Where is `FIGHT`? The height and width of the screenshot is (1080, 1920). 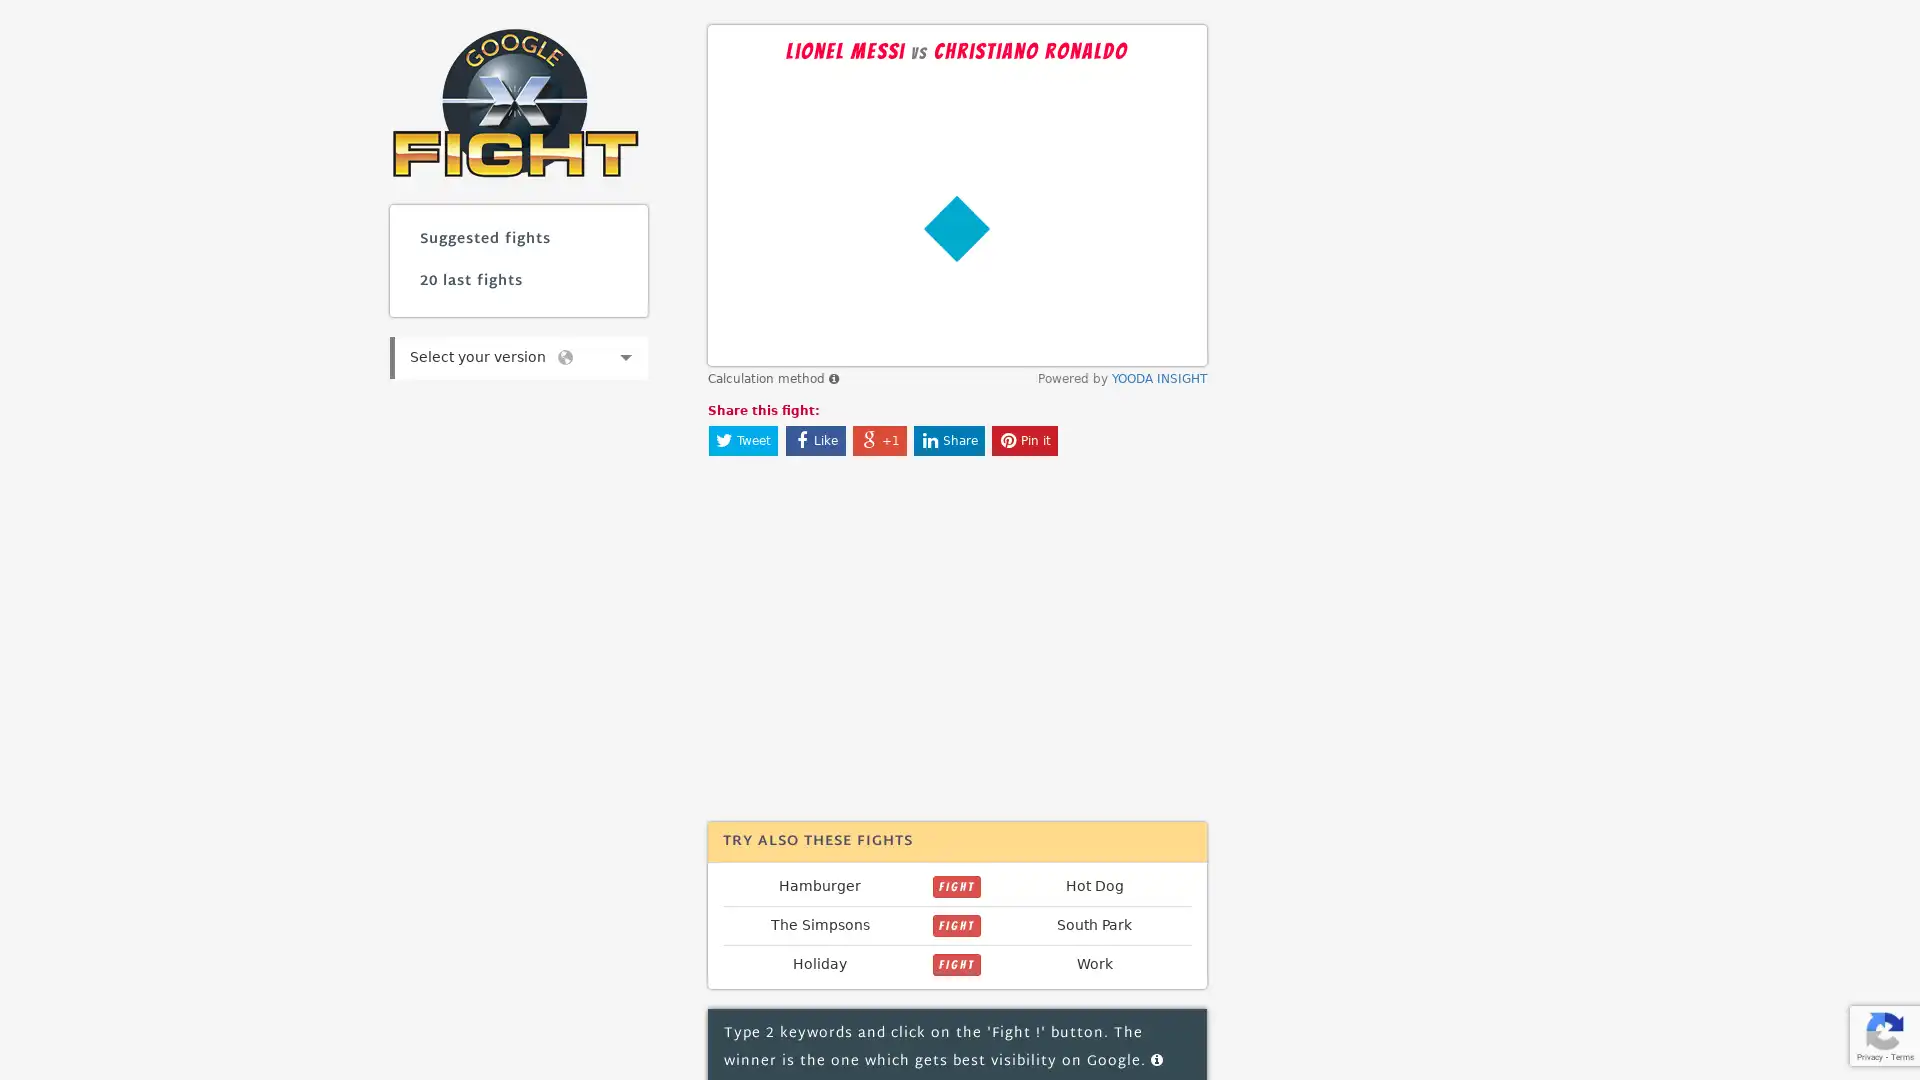 FIGHT is located at coordinates (955, 925).